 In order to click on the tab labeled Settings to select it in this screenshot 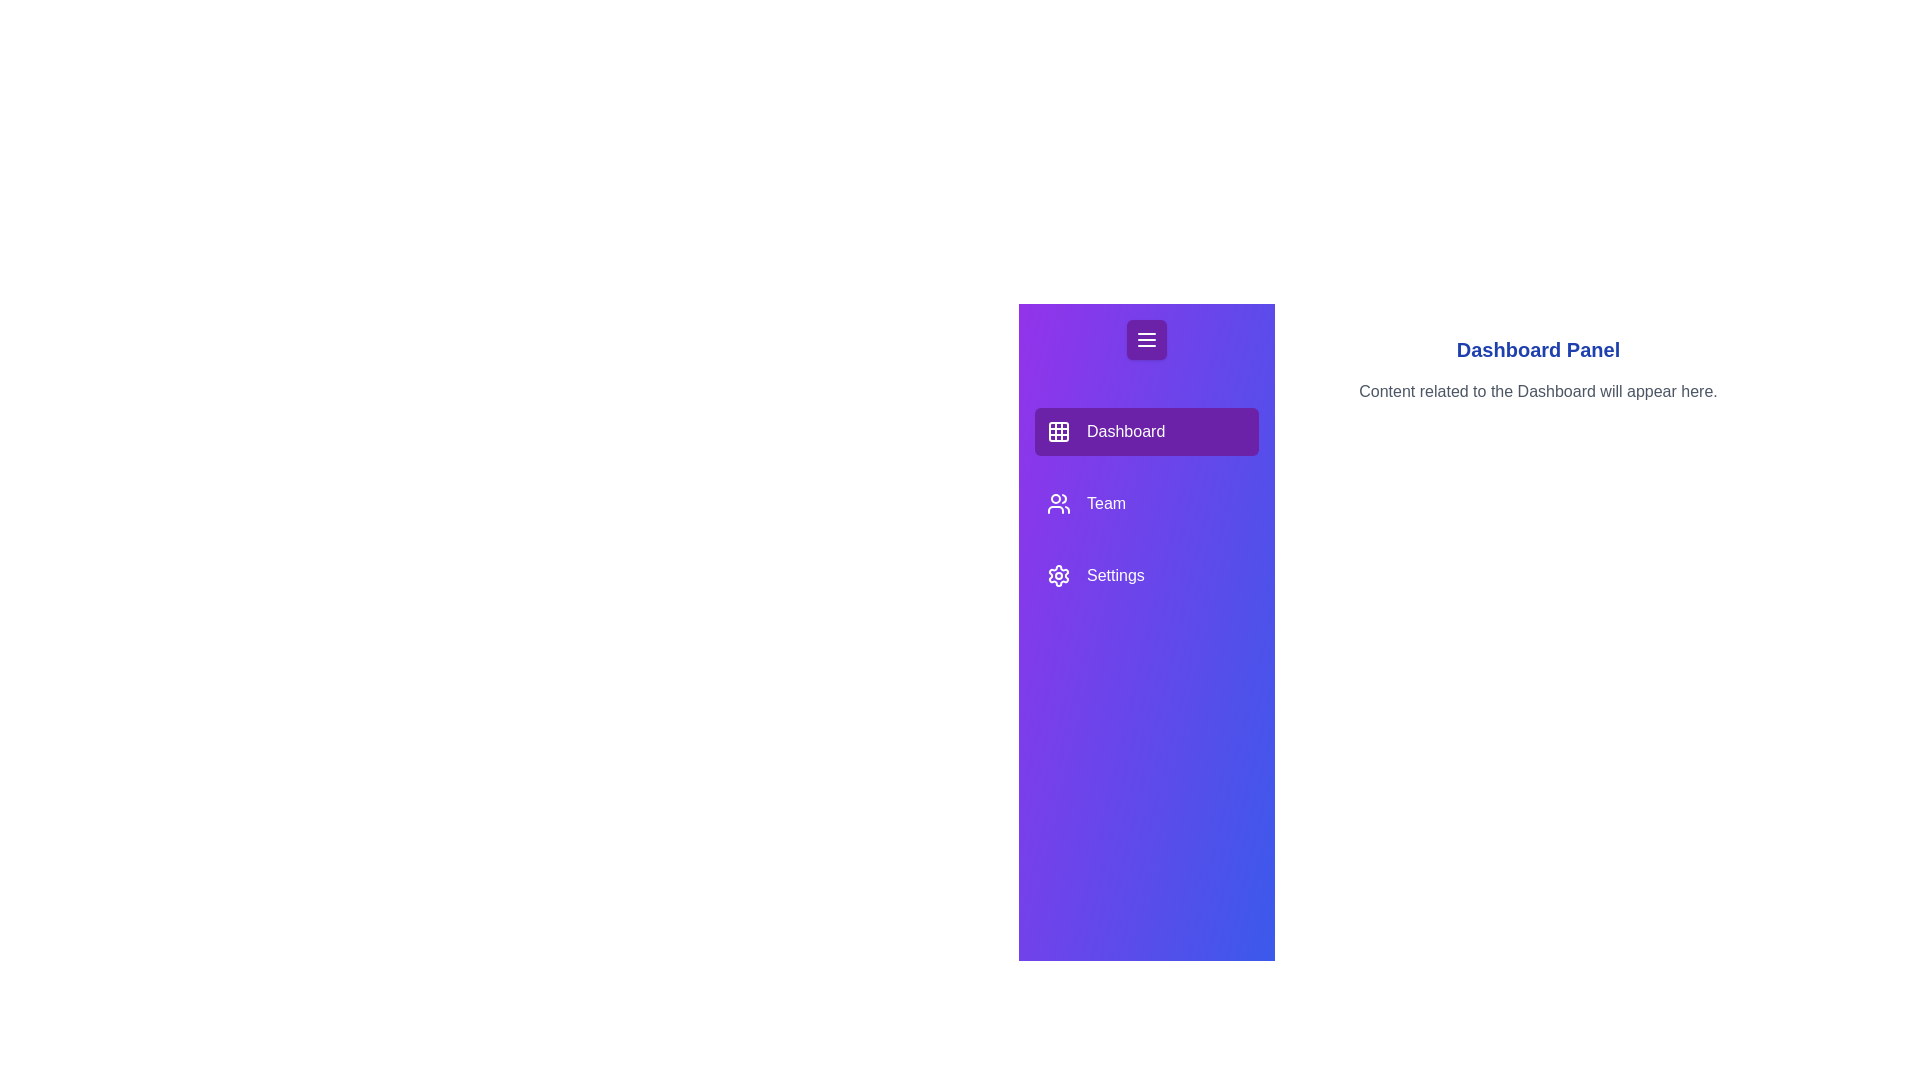, I will do `click(1147, 575)`.